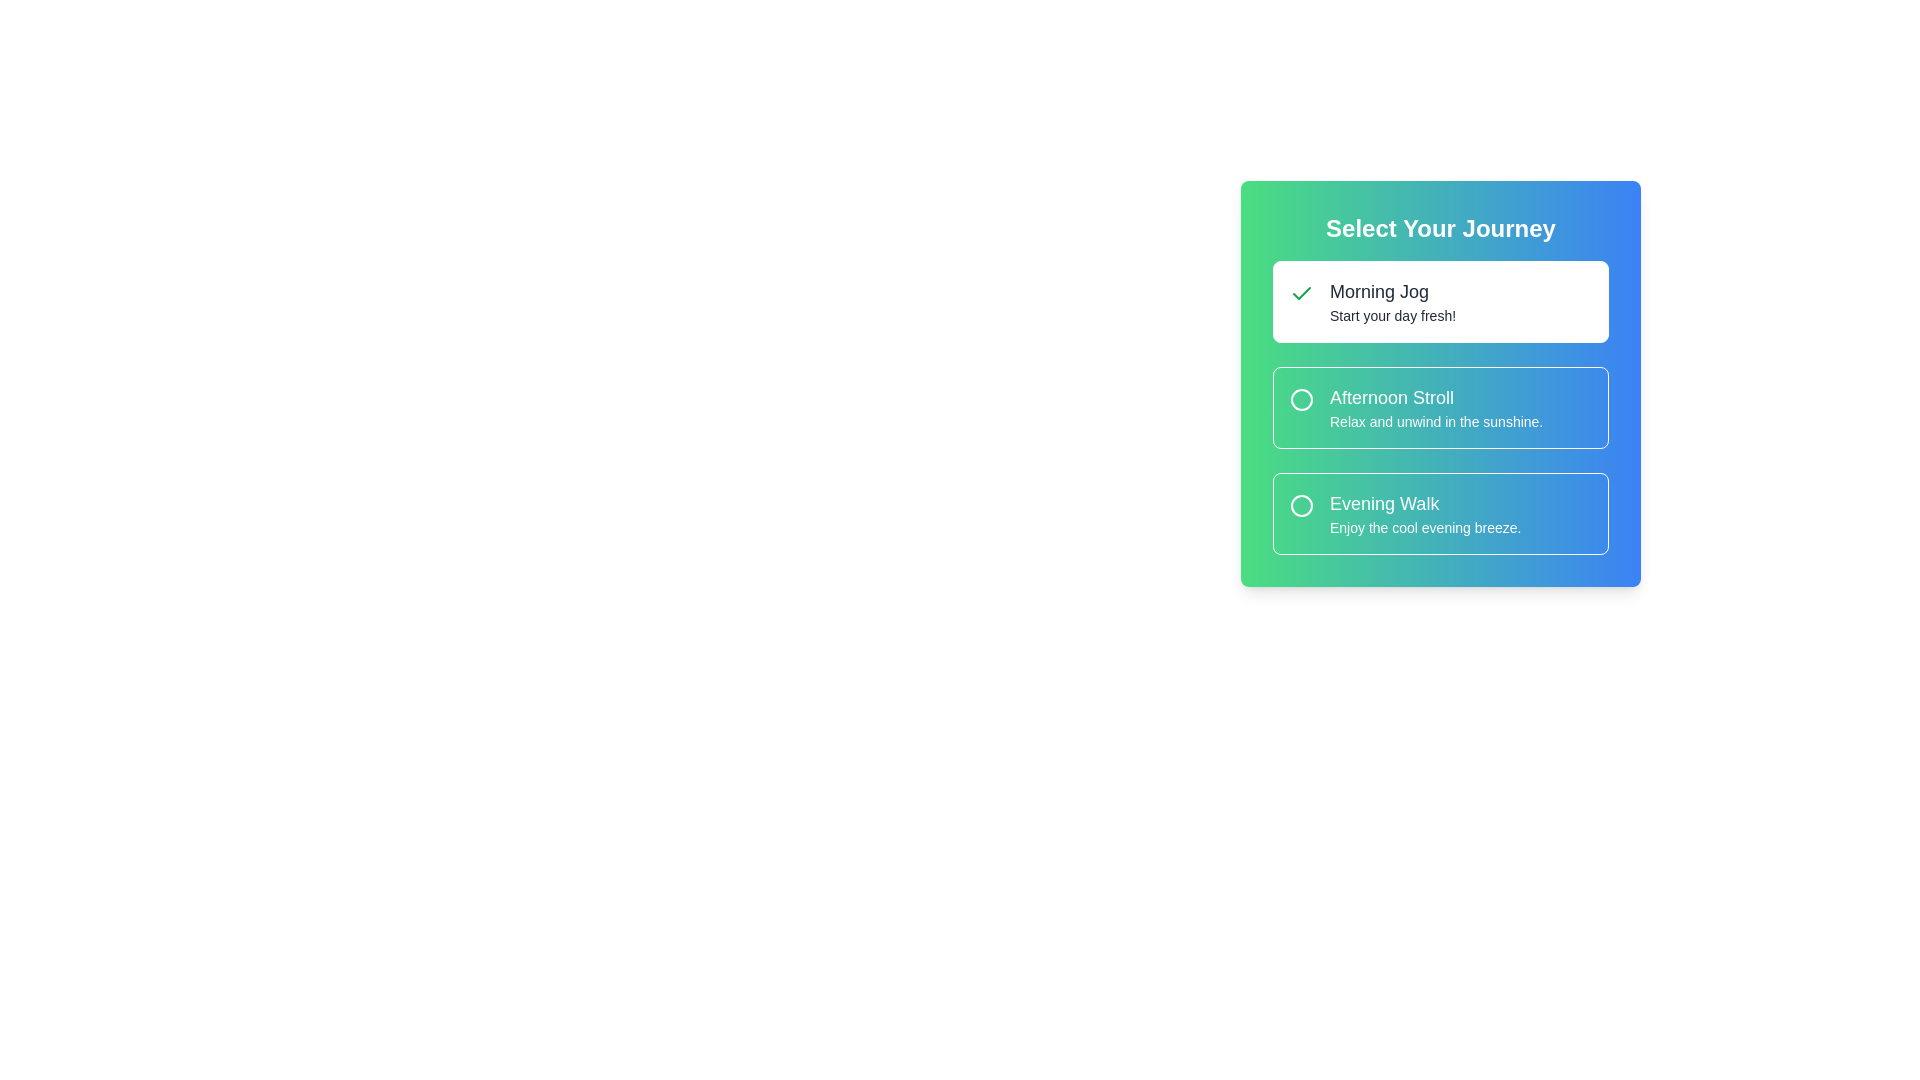 Image resolution: width=1920 pixels, height=1080 pixels. Describe the element at coordinates (1391, 292) in the screenshot. I see `the text element reading 'Morning Jog', which is styled in a larger bold font and is located at the top of a card component` at that location.